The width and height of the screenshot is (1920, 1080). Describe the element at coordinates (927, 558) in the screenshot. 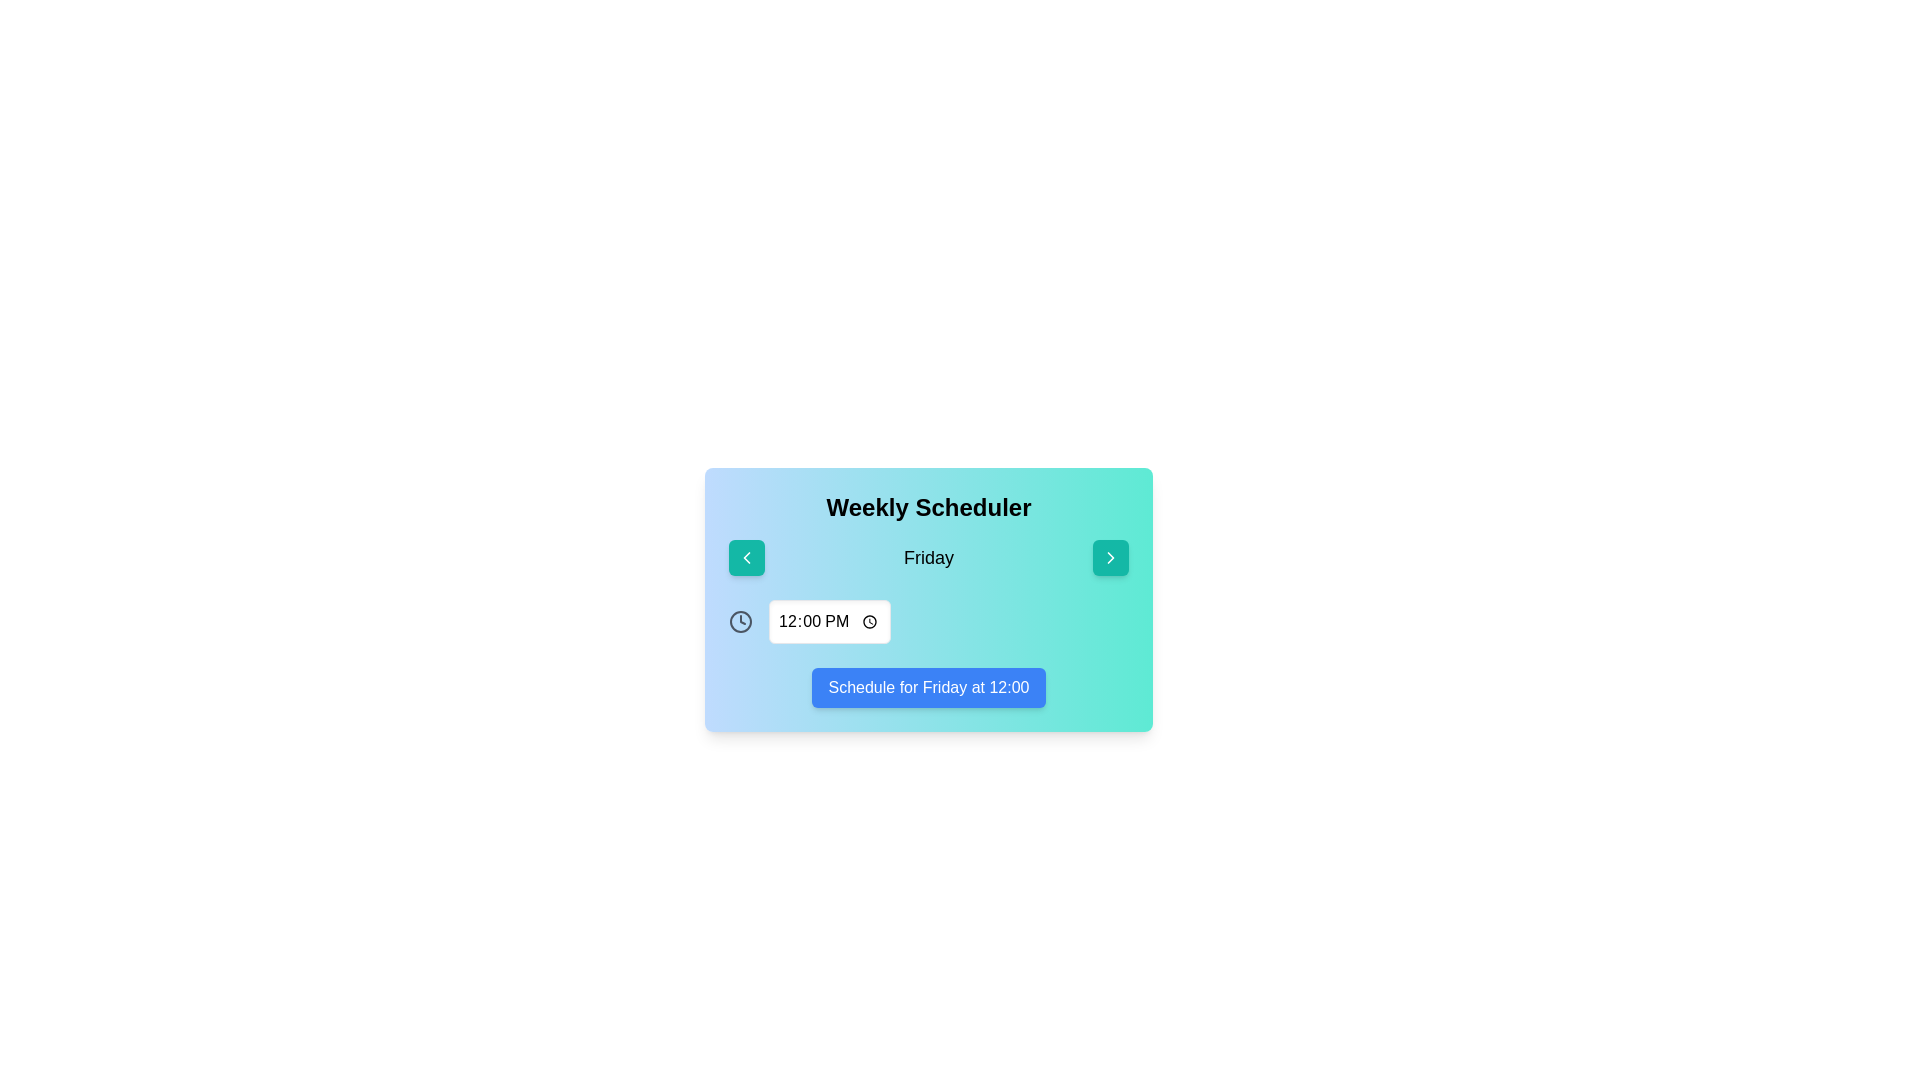

I see `the Text label that displays the currently selected day in the scheduler tool, positioned centrally between two arrow buttons` at that location.